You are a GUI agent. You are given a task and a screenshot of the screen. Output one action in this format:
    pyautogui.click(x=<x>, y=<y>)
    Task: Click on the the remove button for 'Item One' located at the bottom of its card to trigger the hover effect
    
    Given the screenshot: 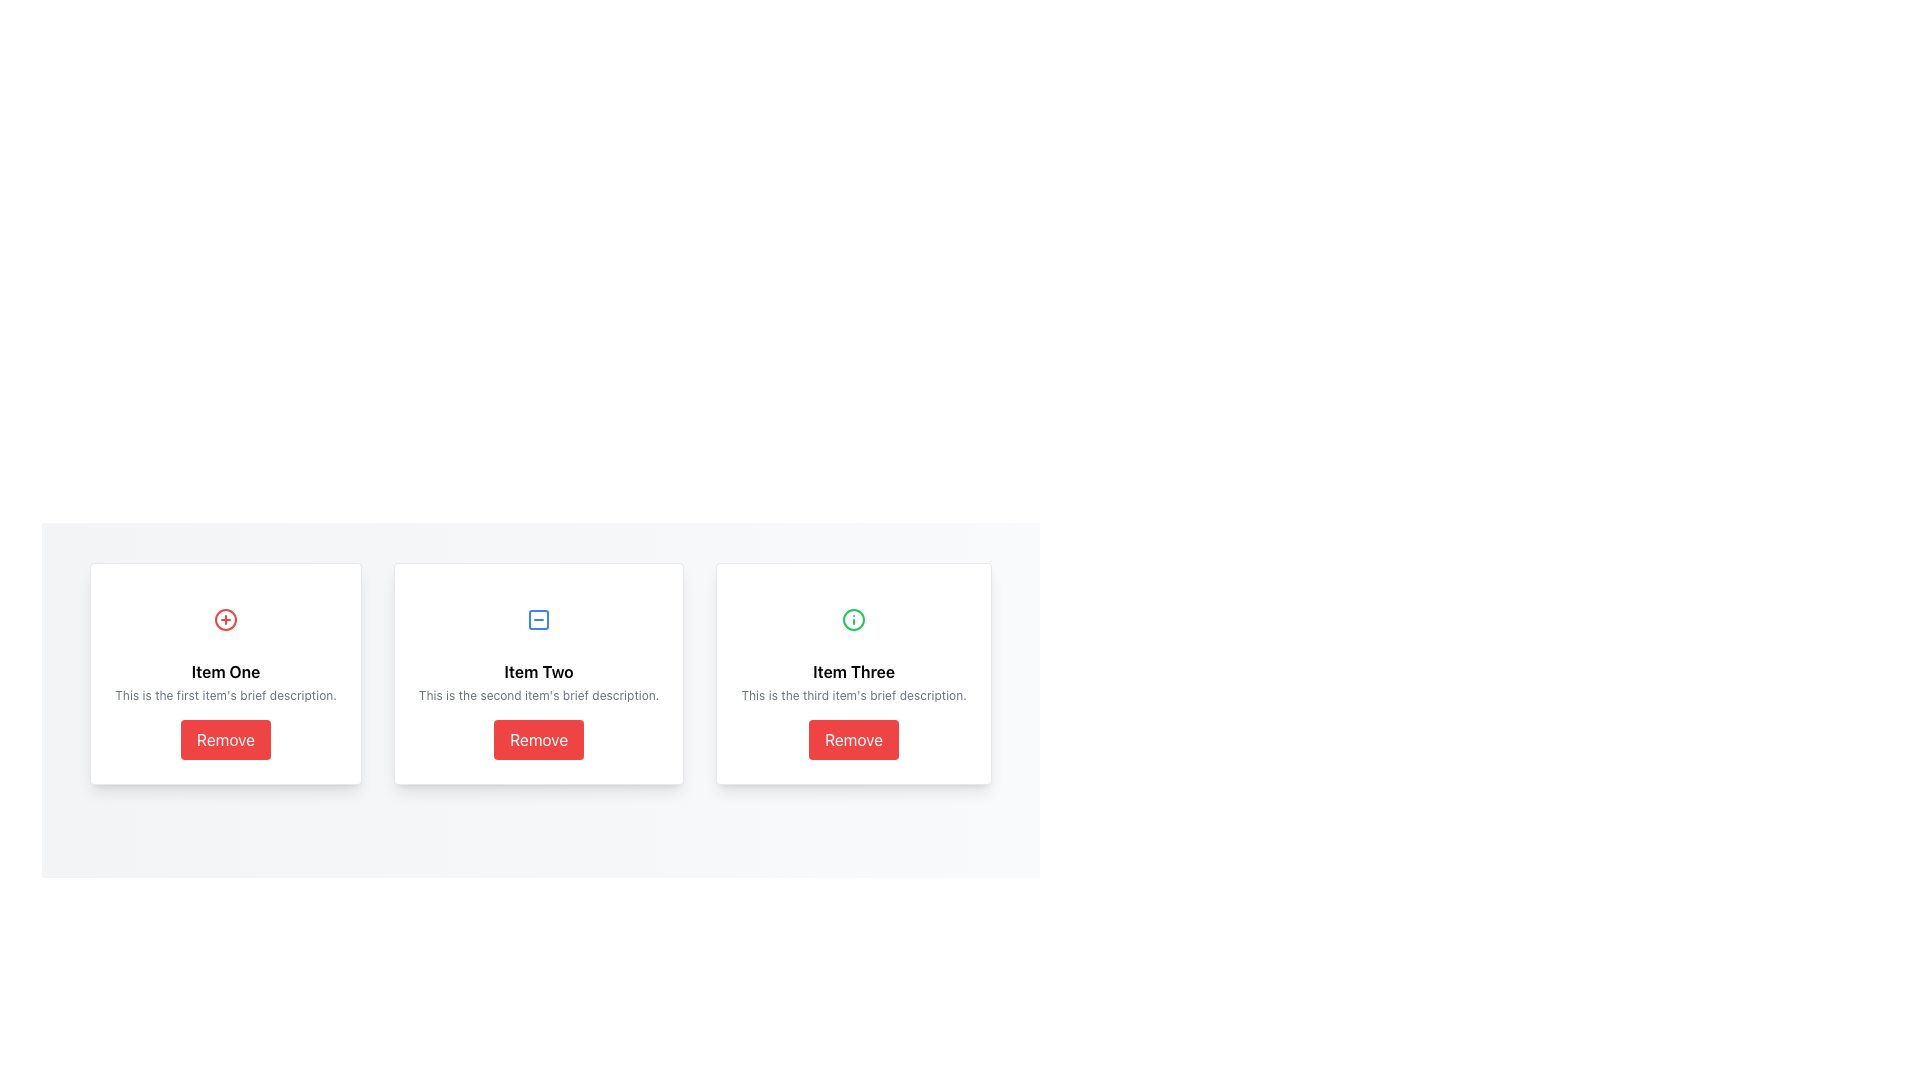 What is the action you would take?
    pyautogui.click(x=225, y=740)
    